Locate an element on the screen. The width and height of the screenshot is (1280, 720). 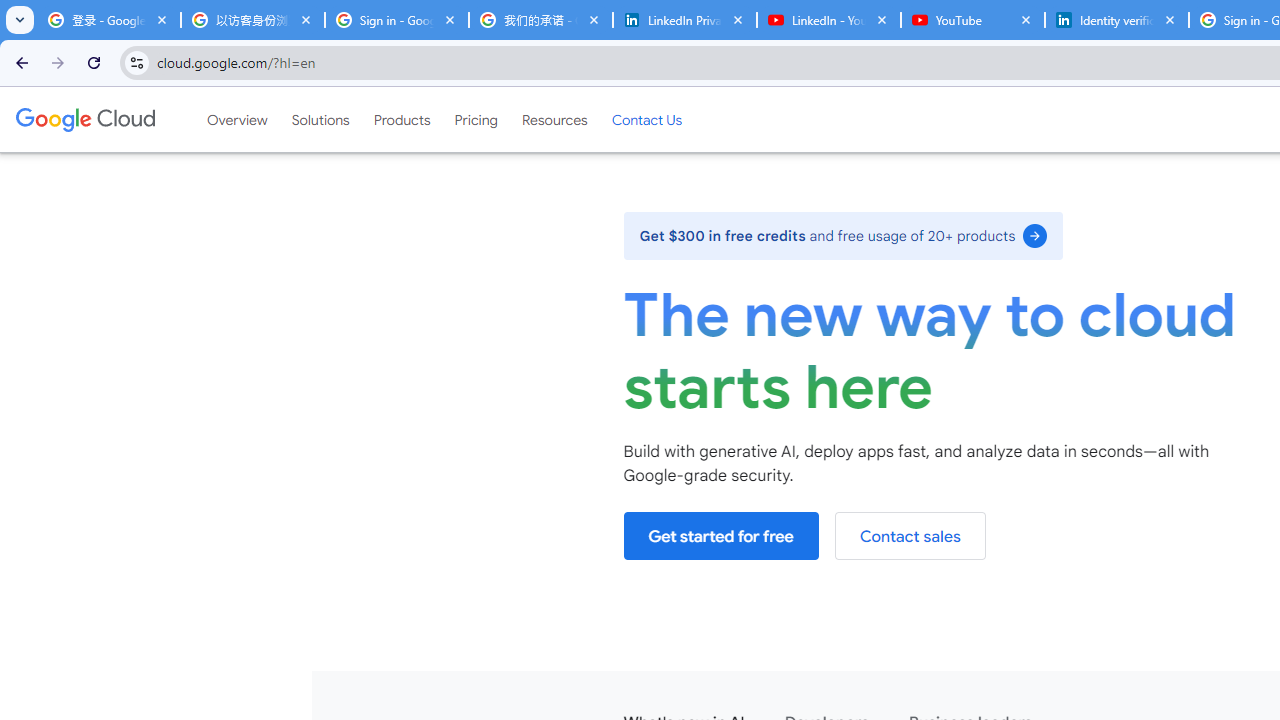
'Pricing' is located at coordinates (475, 119).